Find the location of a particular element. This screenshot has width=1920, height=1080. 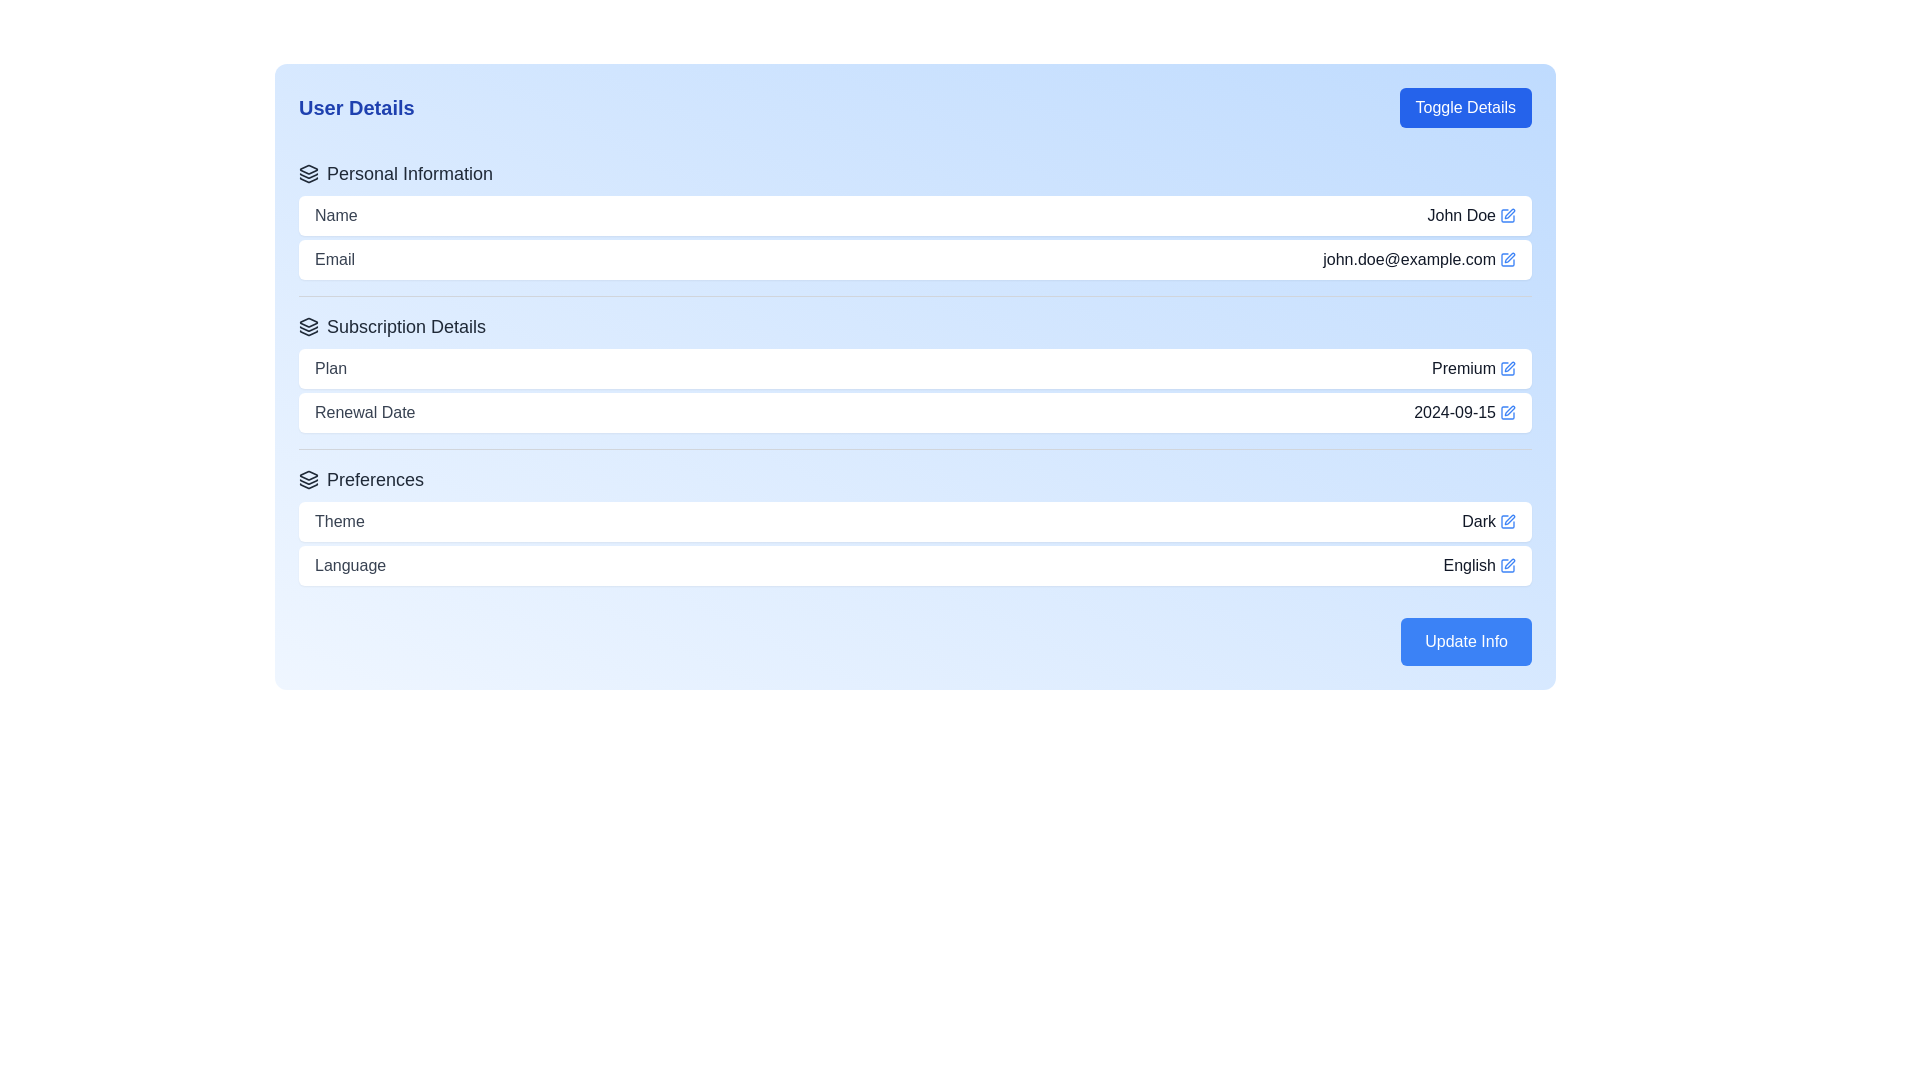

the blue pen icon located to the right of the email address 'john.doe@example.com' to initiate editing is located at coordinates (1507, 258).